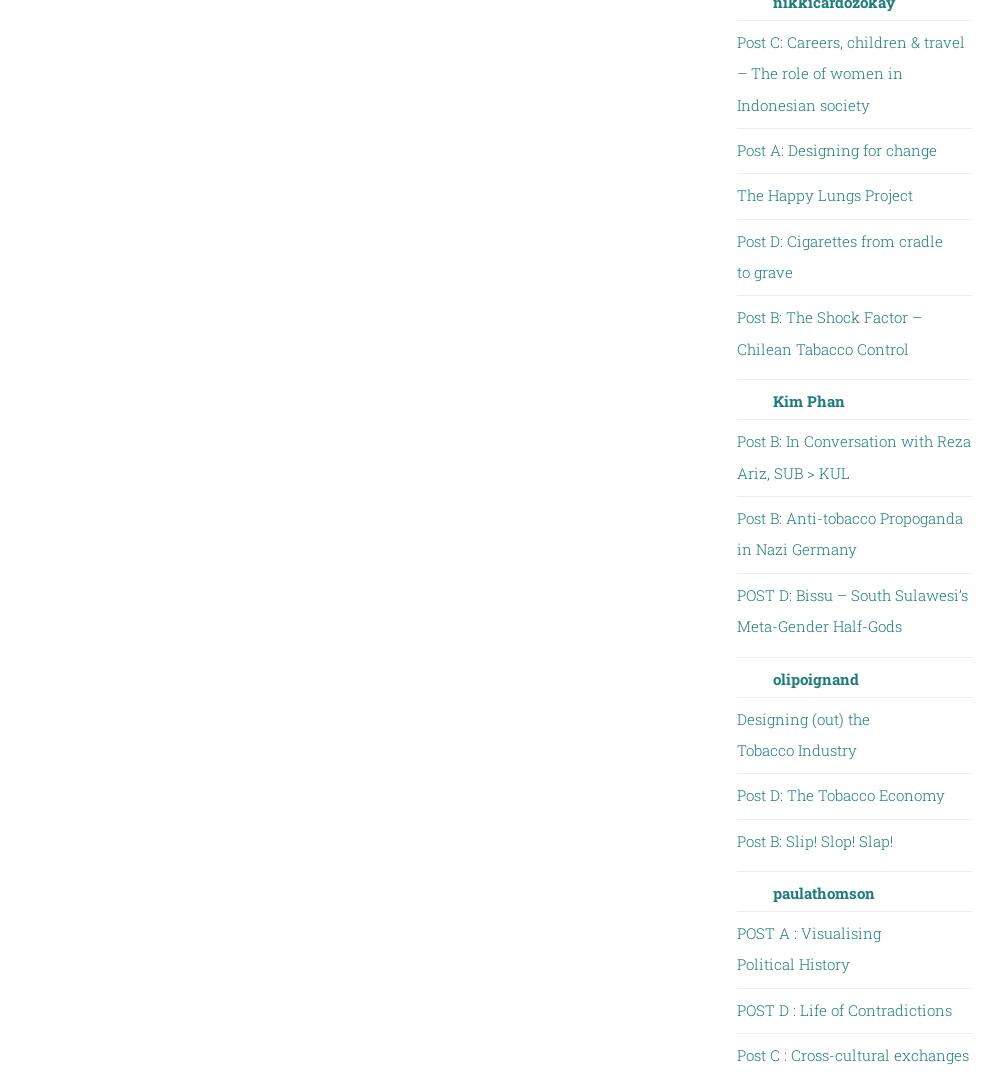 The image size is (1000, 1078). I want to click on 'Post C: Careers, children & travel – The role of women in Indonesian society', so click(849, 72).